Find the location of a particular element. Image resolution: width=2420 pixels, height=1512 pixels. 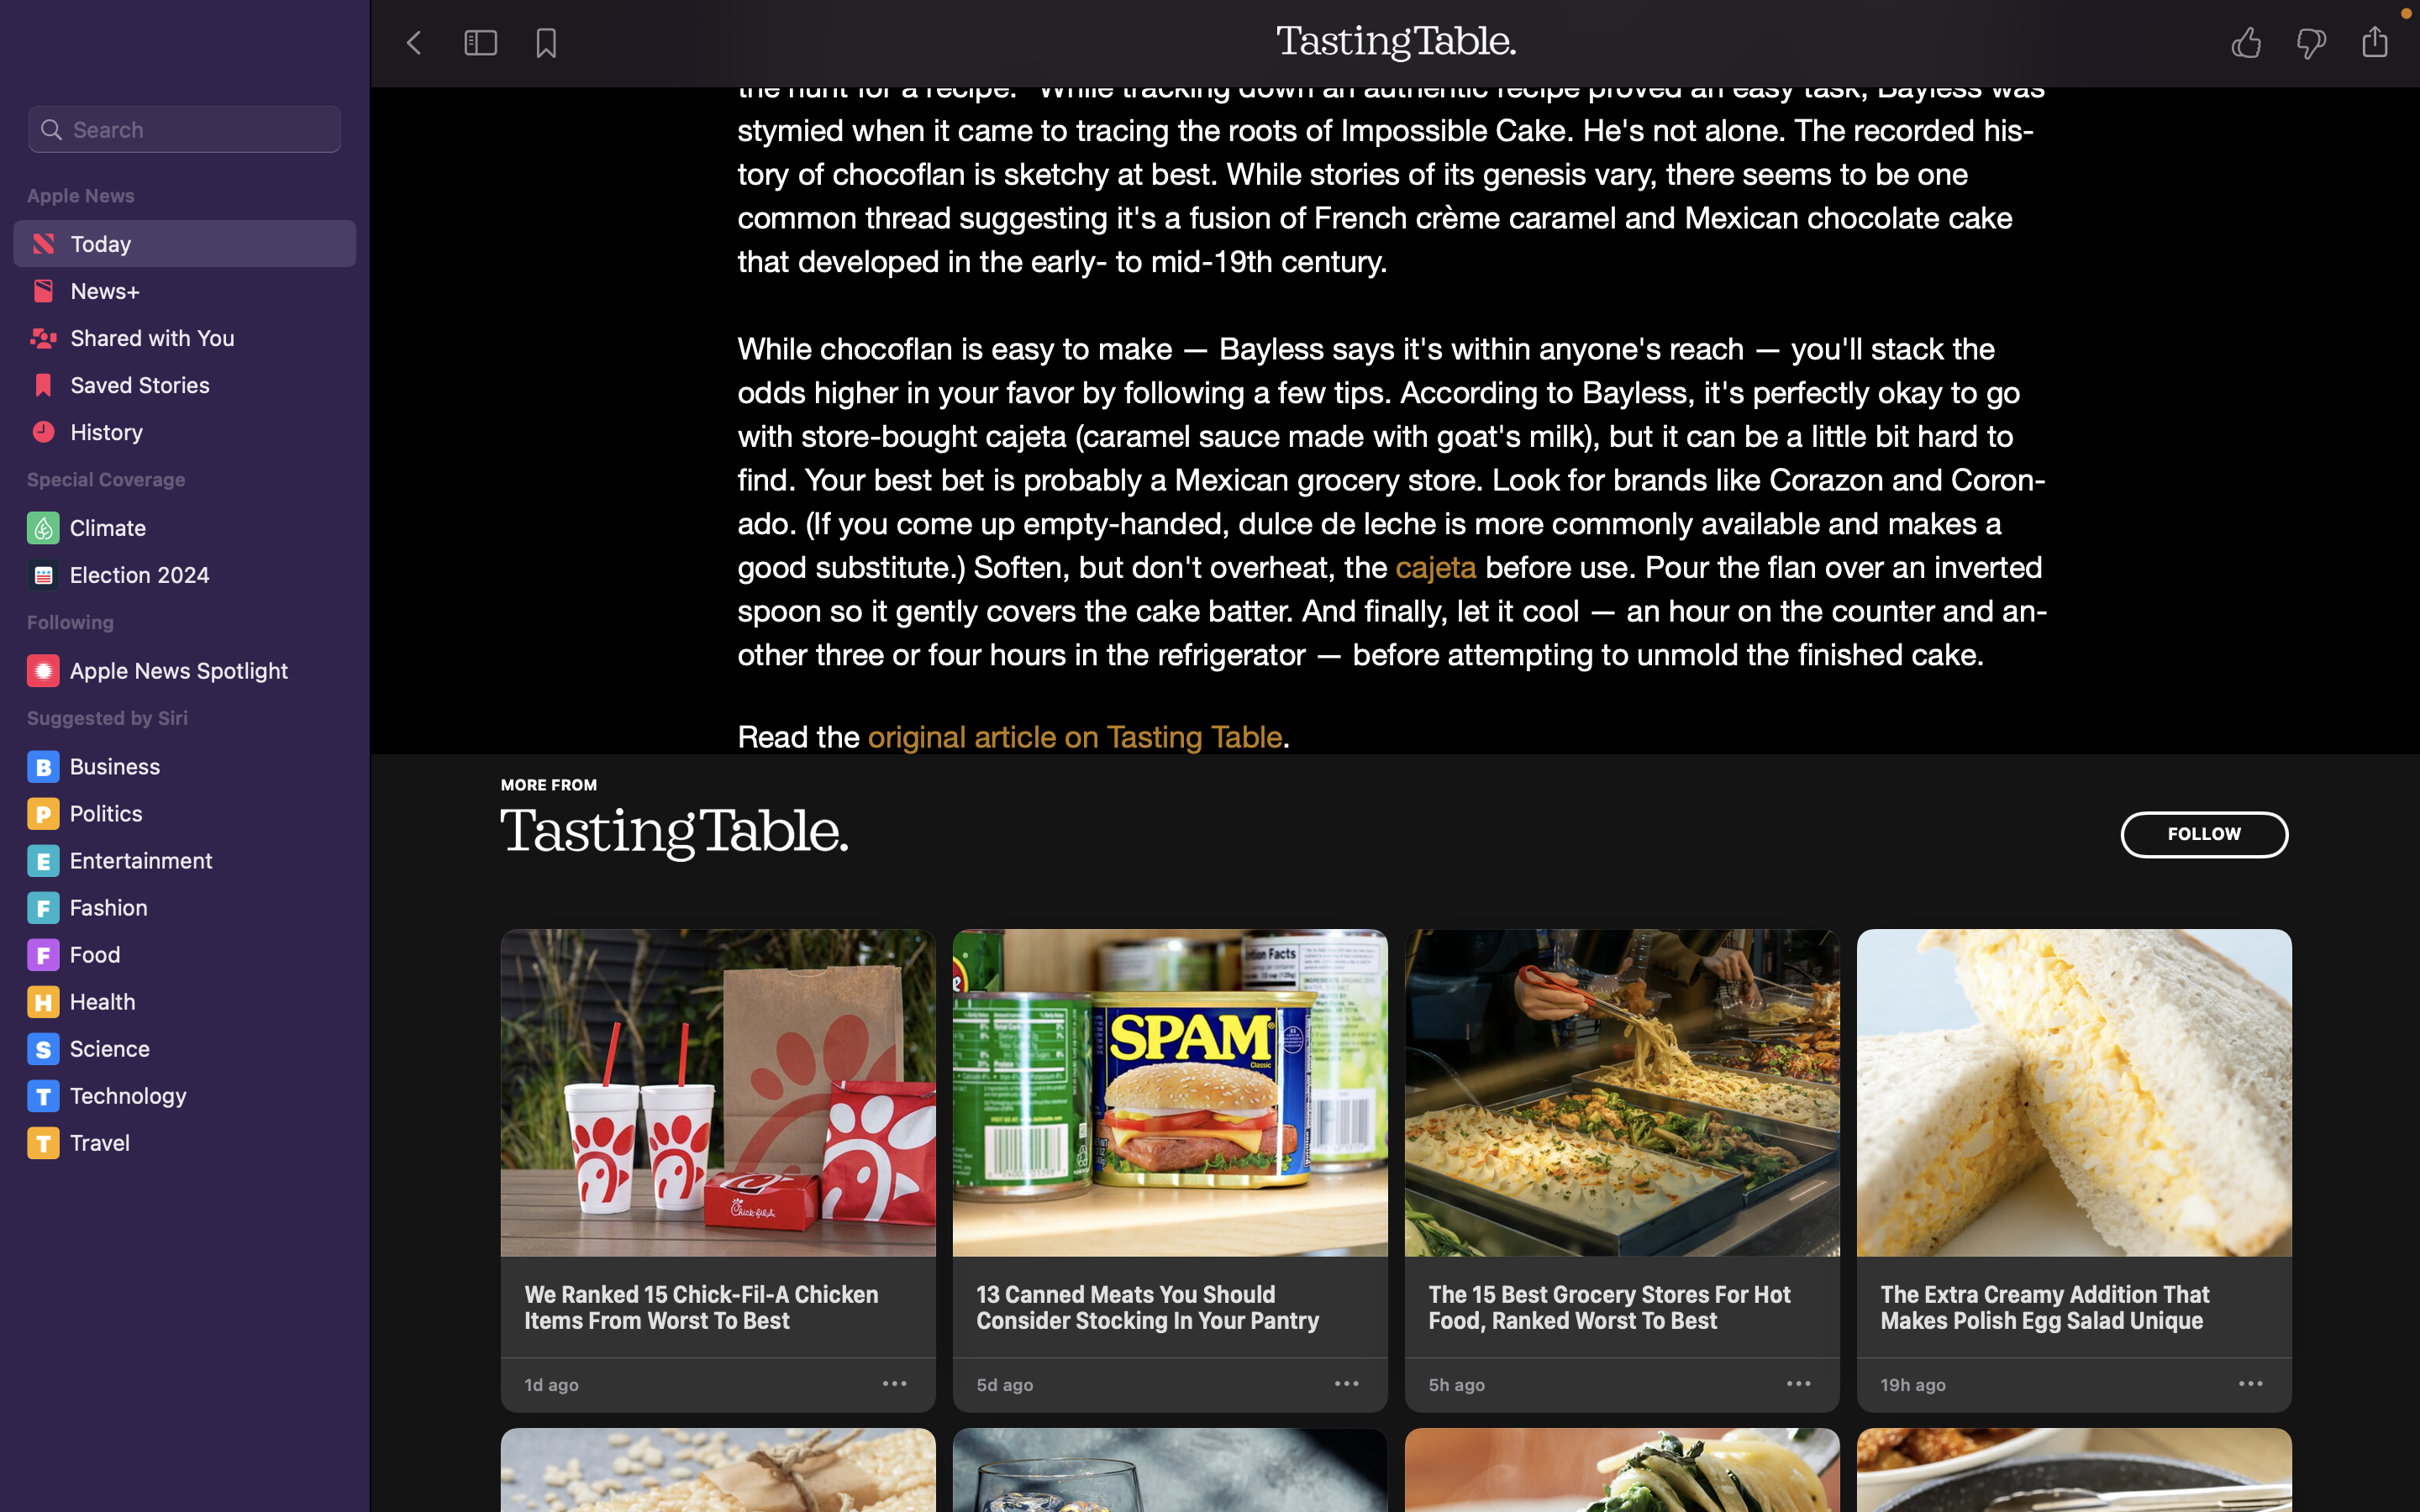

Dislike the story is located at coordinates (2317, 45).